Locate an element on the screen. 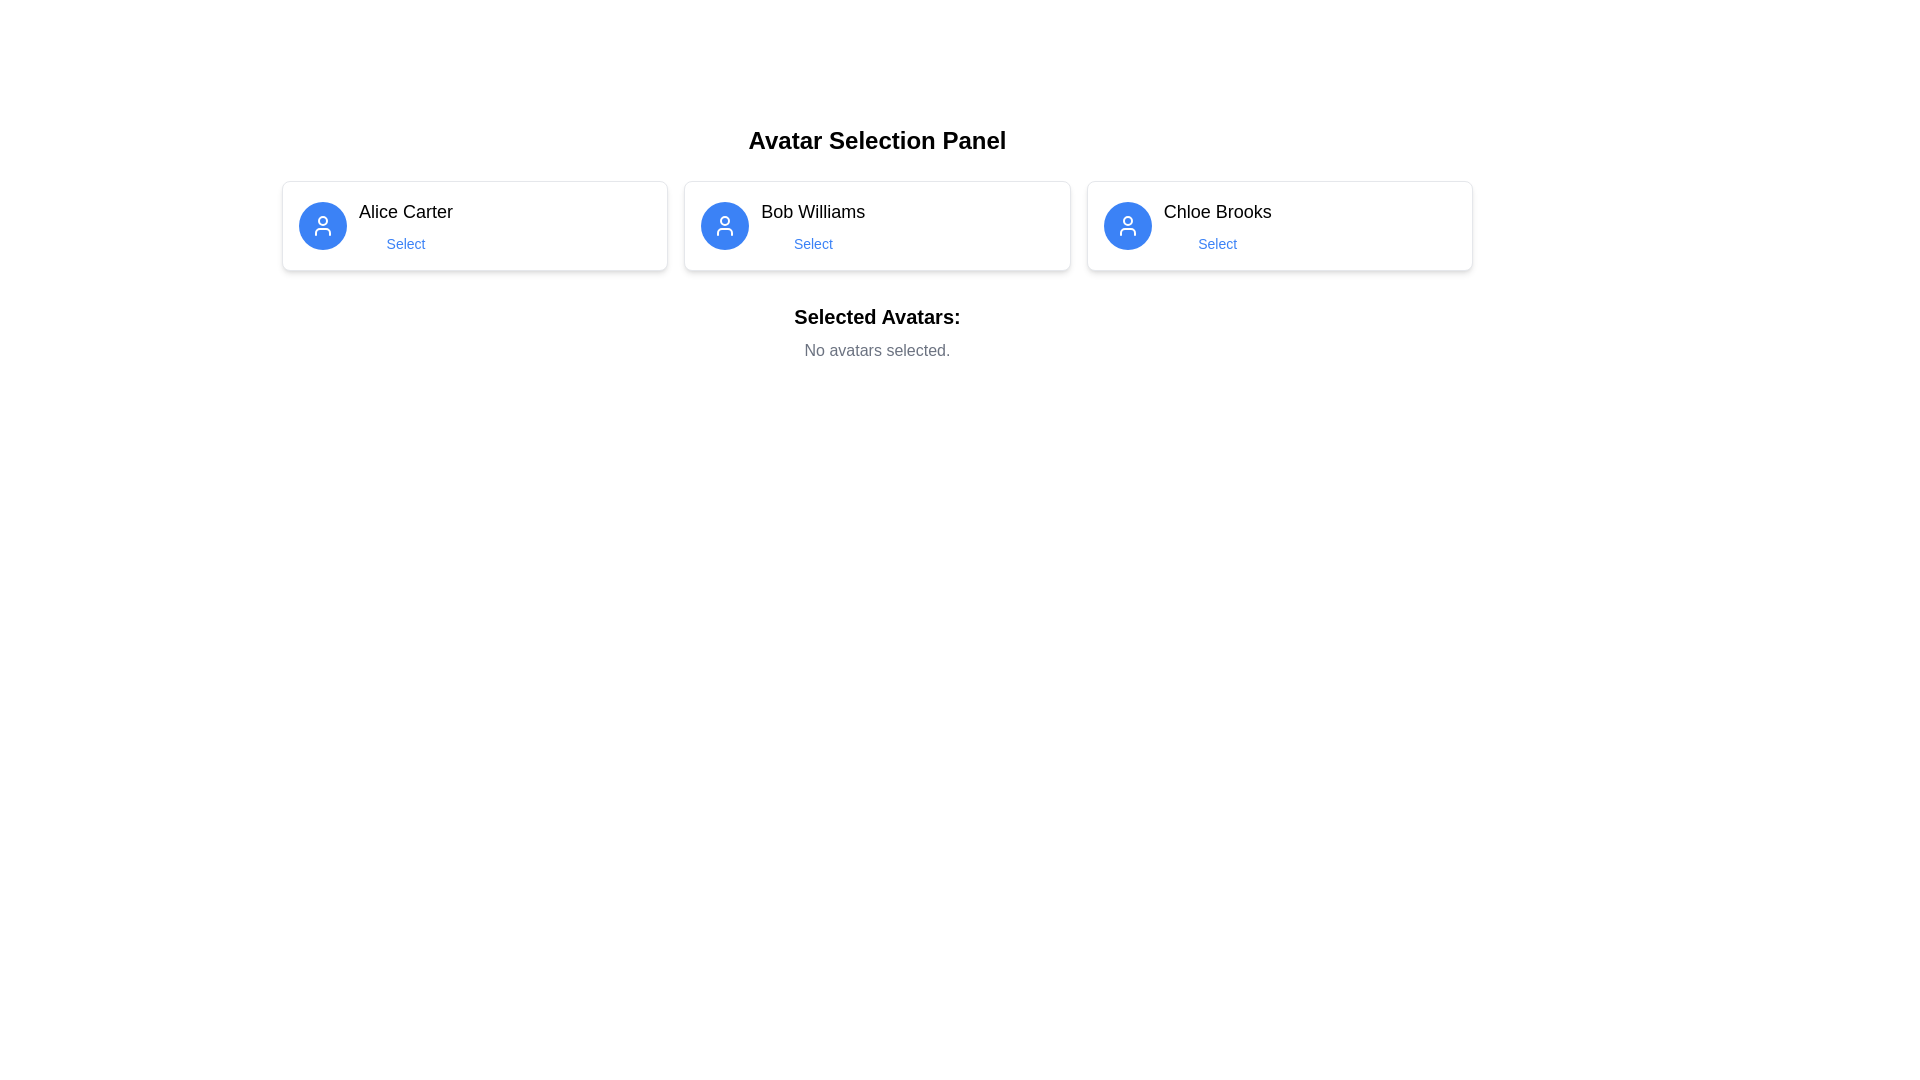 The image size is (1920, 1080). the Text display component that shows the summary of currently selected avatars, positioned below the avatar selection panel is located at coordinates (877, 331).